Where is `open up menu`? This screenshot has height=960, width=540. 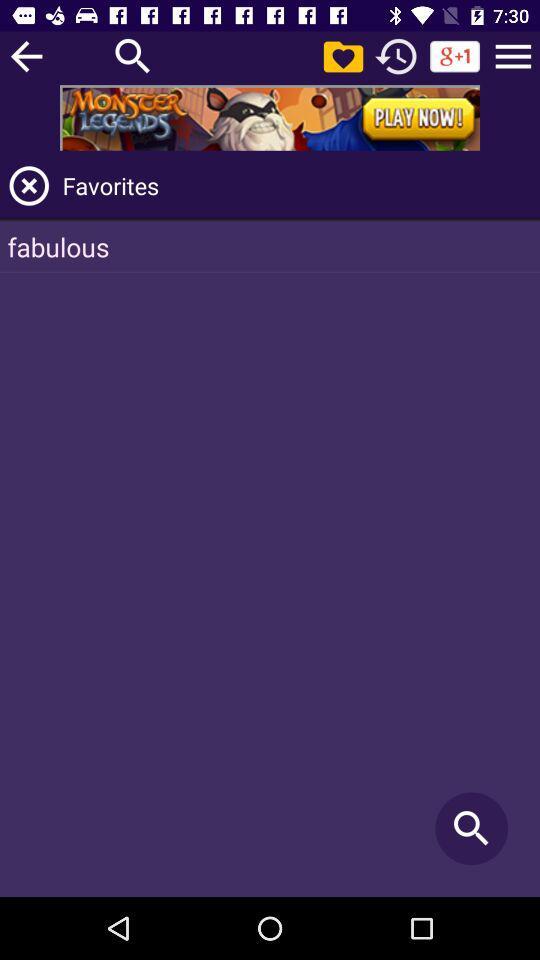
open up menu is located at coordinates (513, 55).